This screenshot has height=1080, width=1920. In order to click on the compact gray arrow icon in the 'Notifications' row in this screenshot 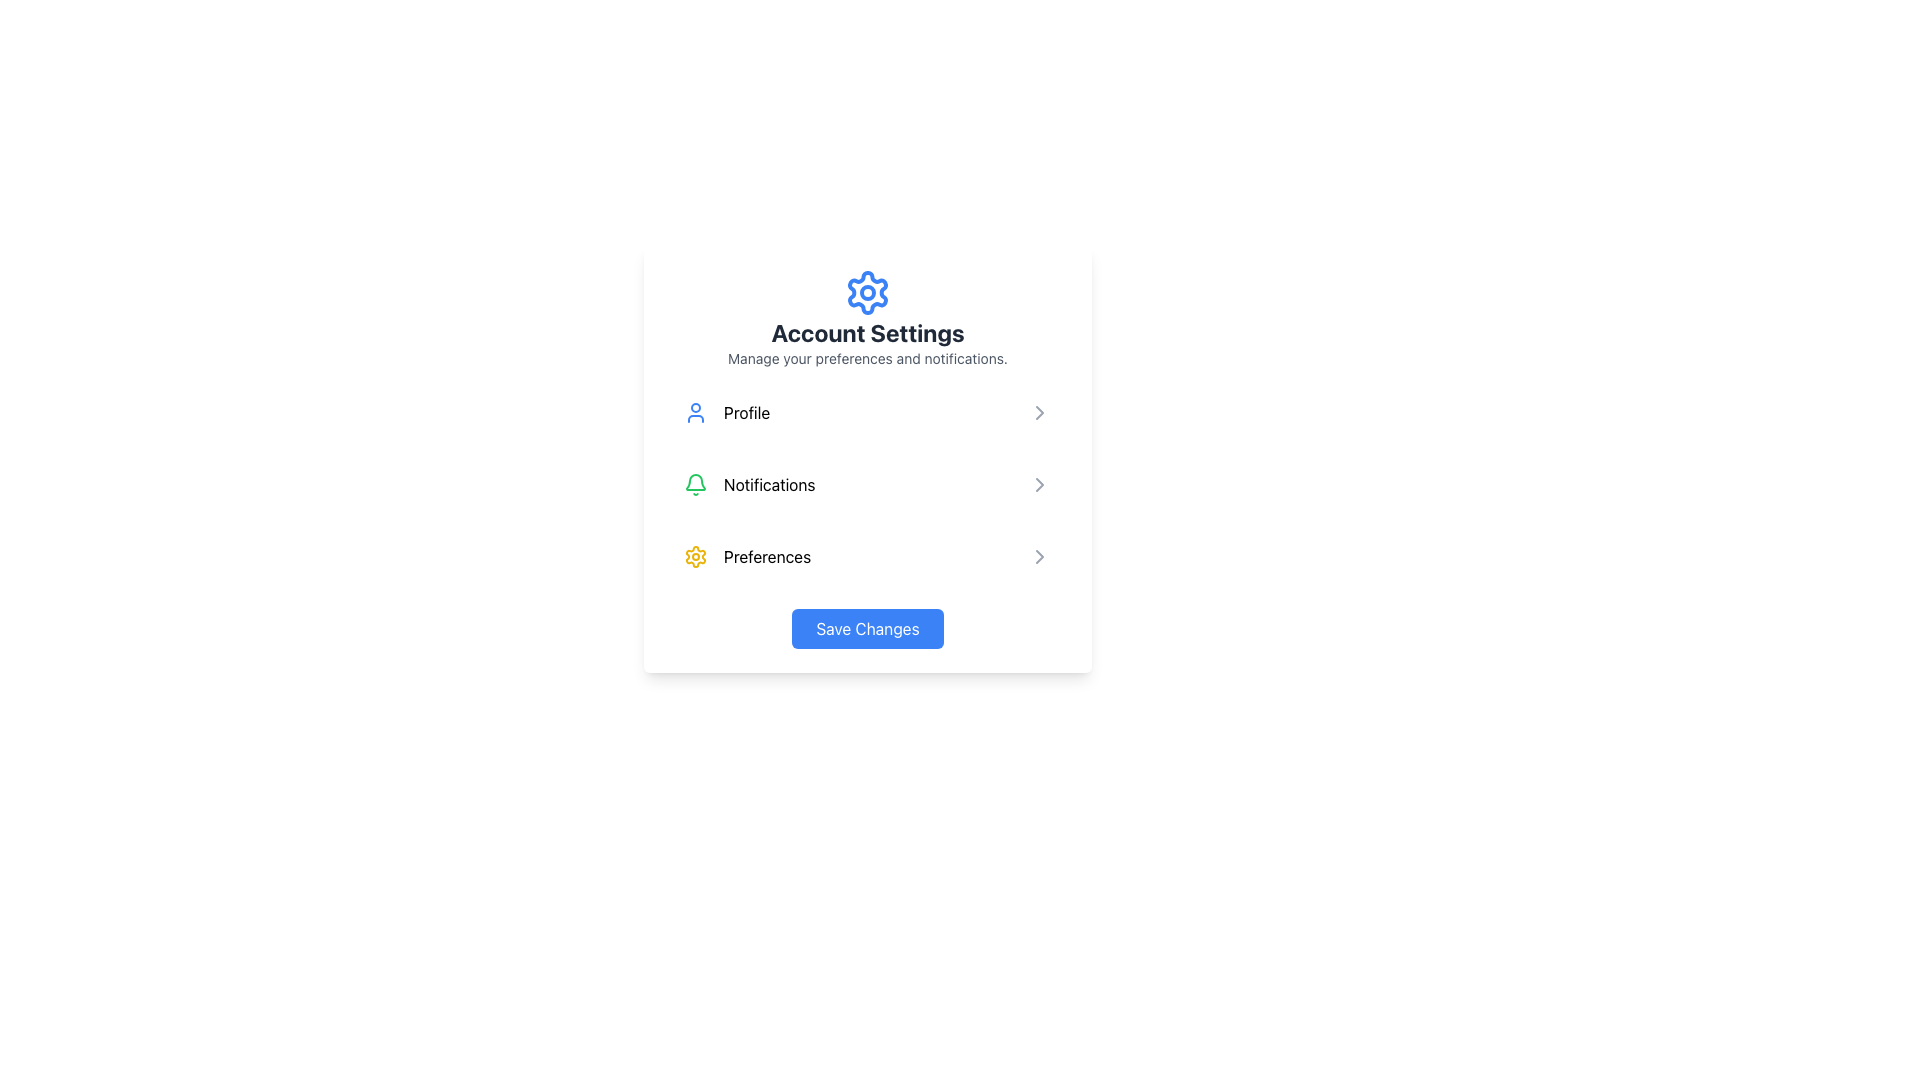, I will do `click(1040, 485)`.